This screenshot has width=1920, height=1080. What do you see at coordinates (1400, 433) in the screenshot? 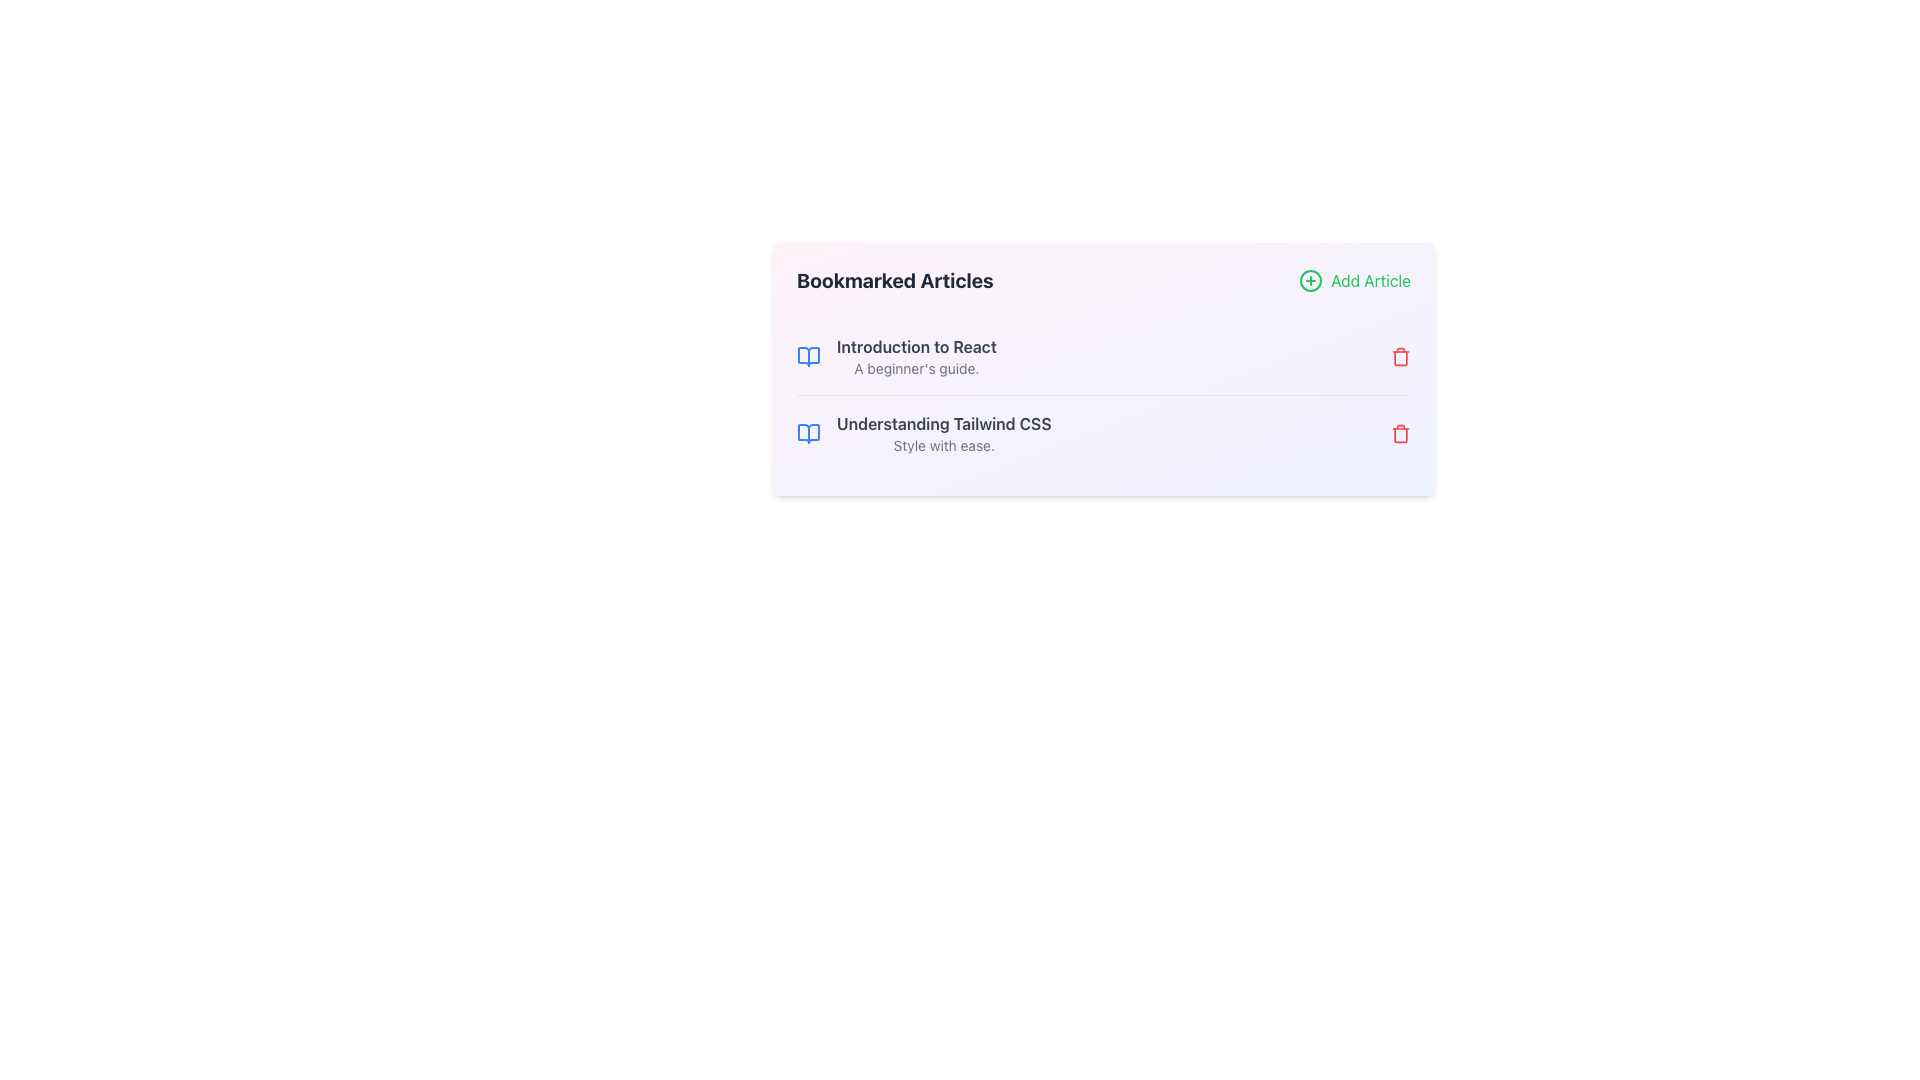
I see `the red trash bin icon located to the right of the text 'Understanding Tailwind CSS'` at bounding box center [1400, 433].